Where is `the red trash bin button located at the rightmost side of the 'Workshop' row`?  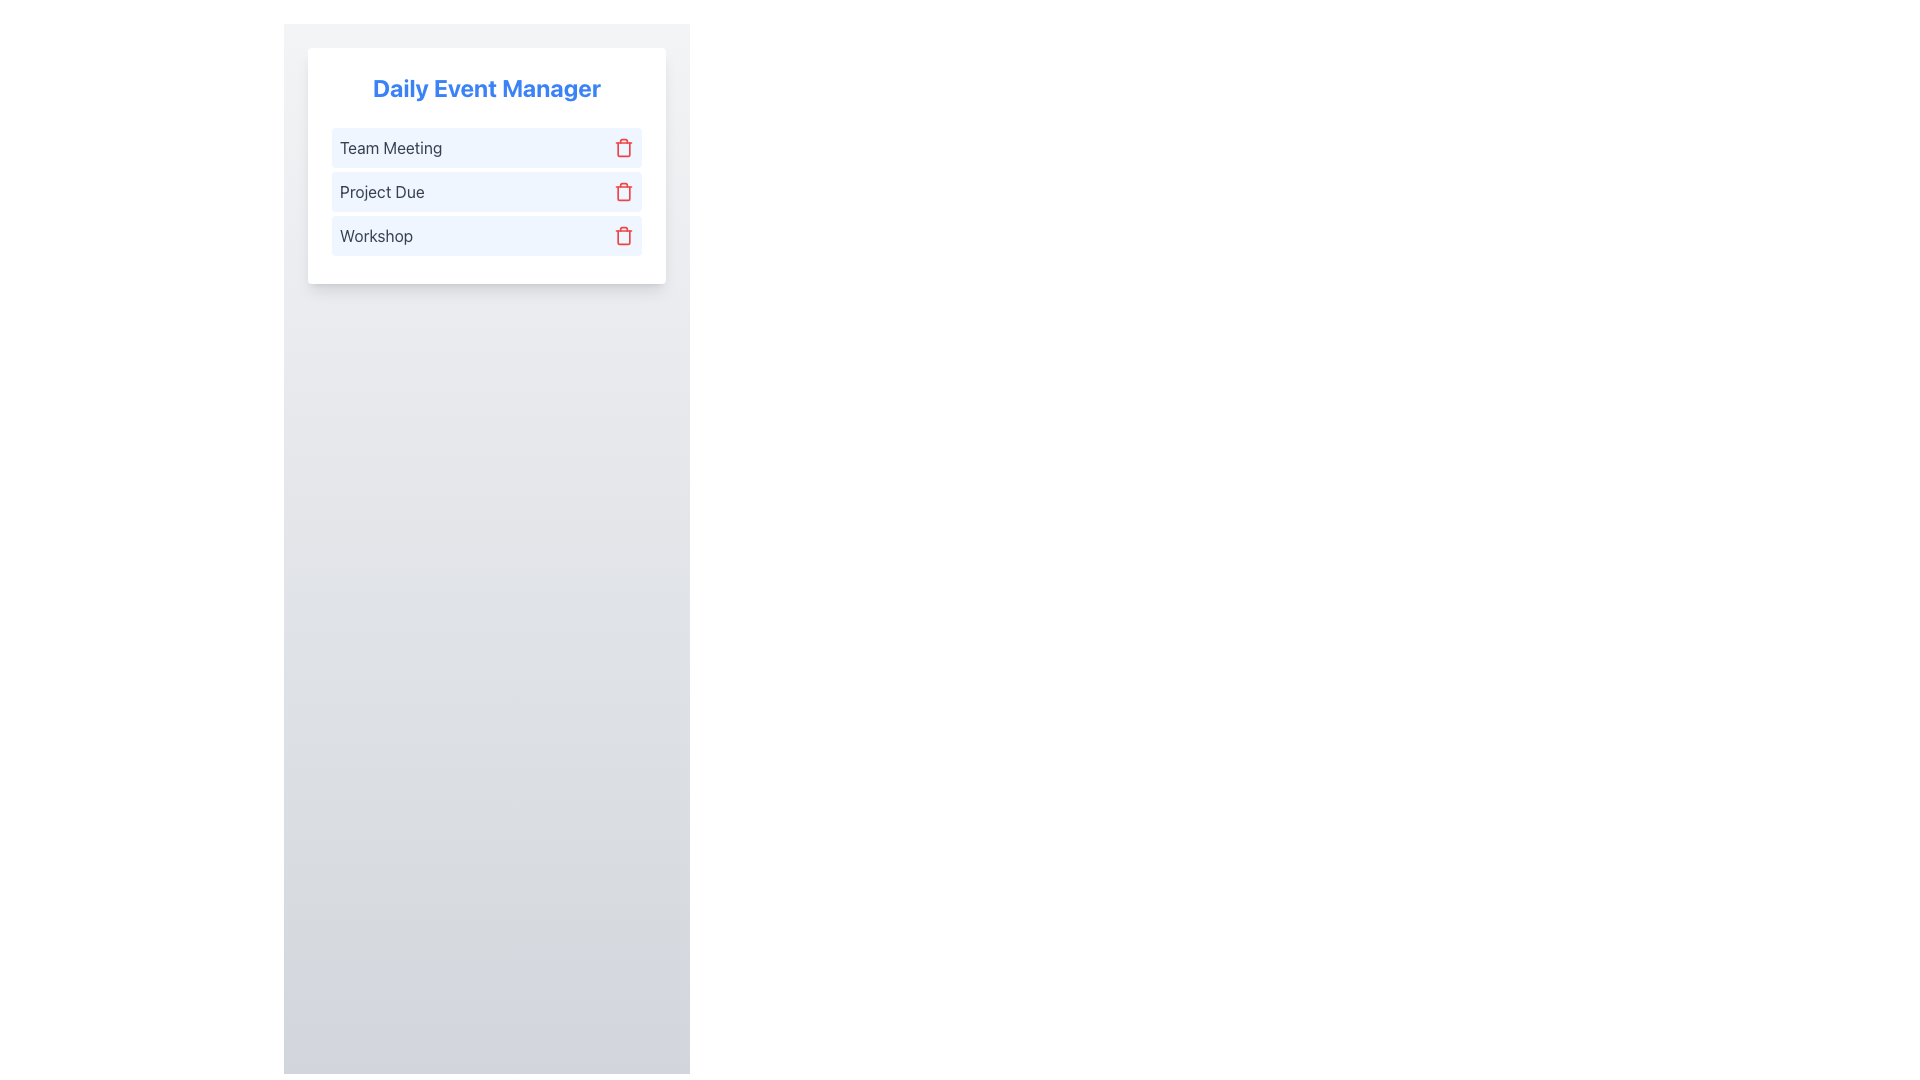
the red trash bin button located at the rightmost side of the 'Workshop' row is located at coordinates (623, 234).